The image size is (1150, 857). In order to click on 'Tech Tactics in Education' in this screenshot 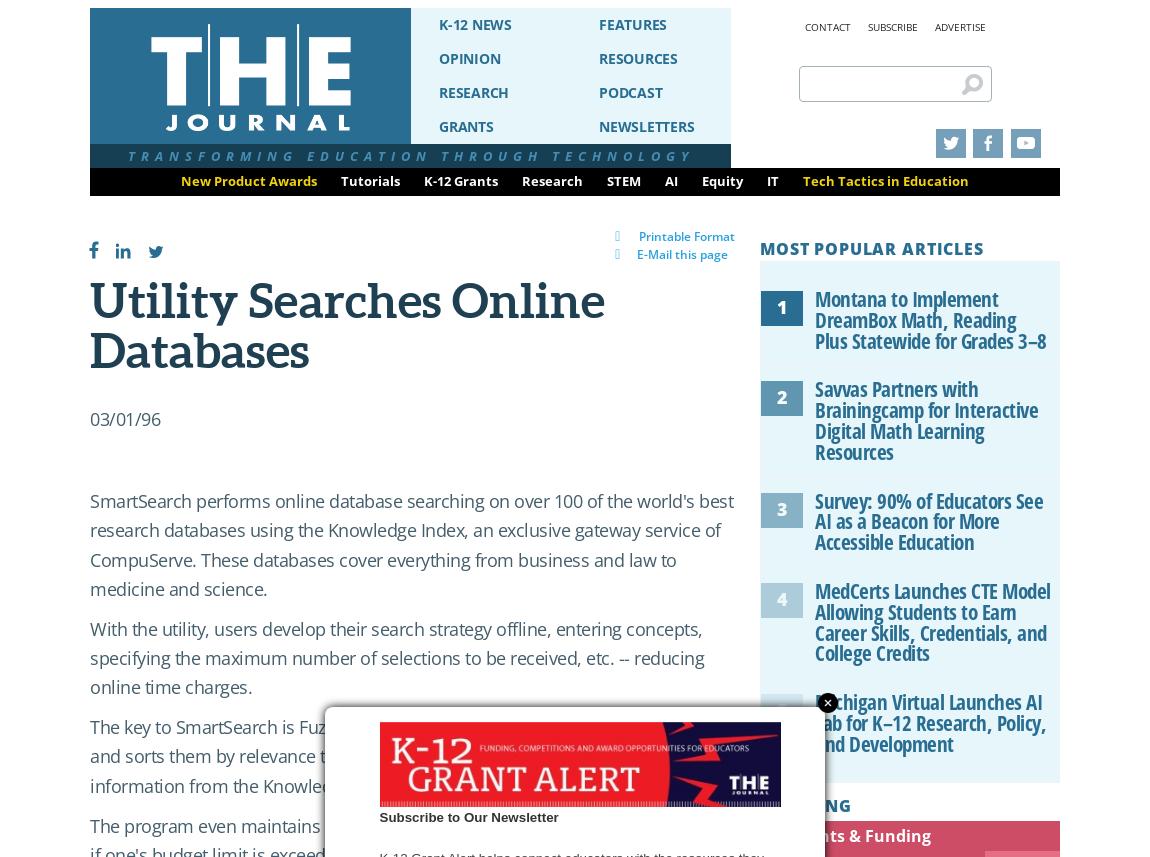, I will do `click(885, 180)`.